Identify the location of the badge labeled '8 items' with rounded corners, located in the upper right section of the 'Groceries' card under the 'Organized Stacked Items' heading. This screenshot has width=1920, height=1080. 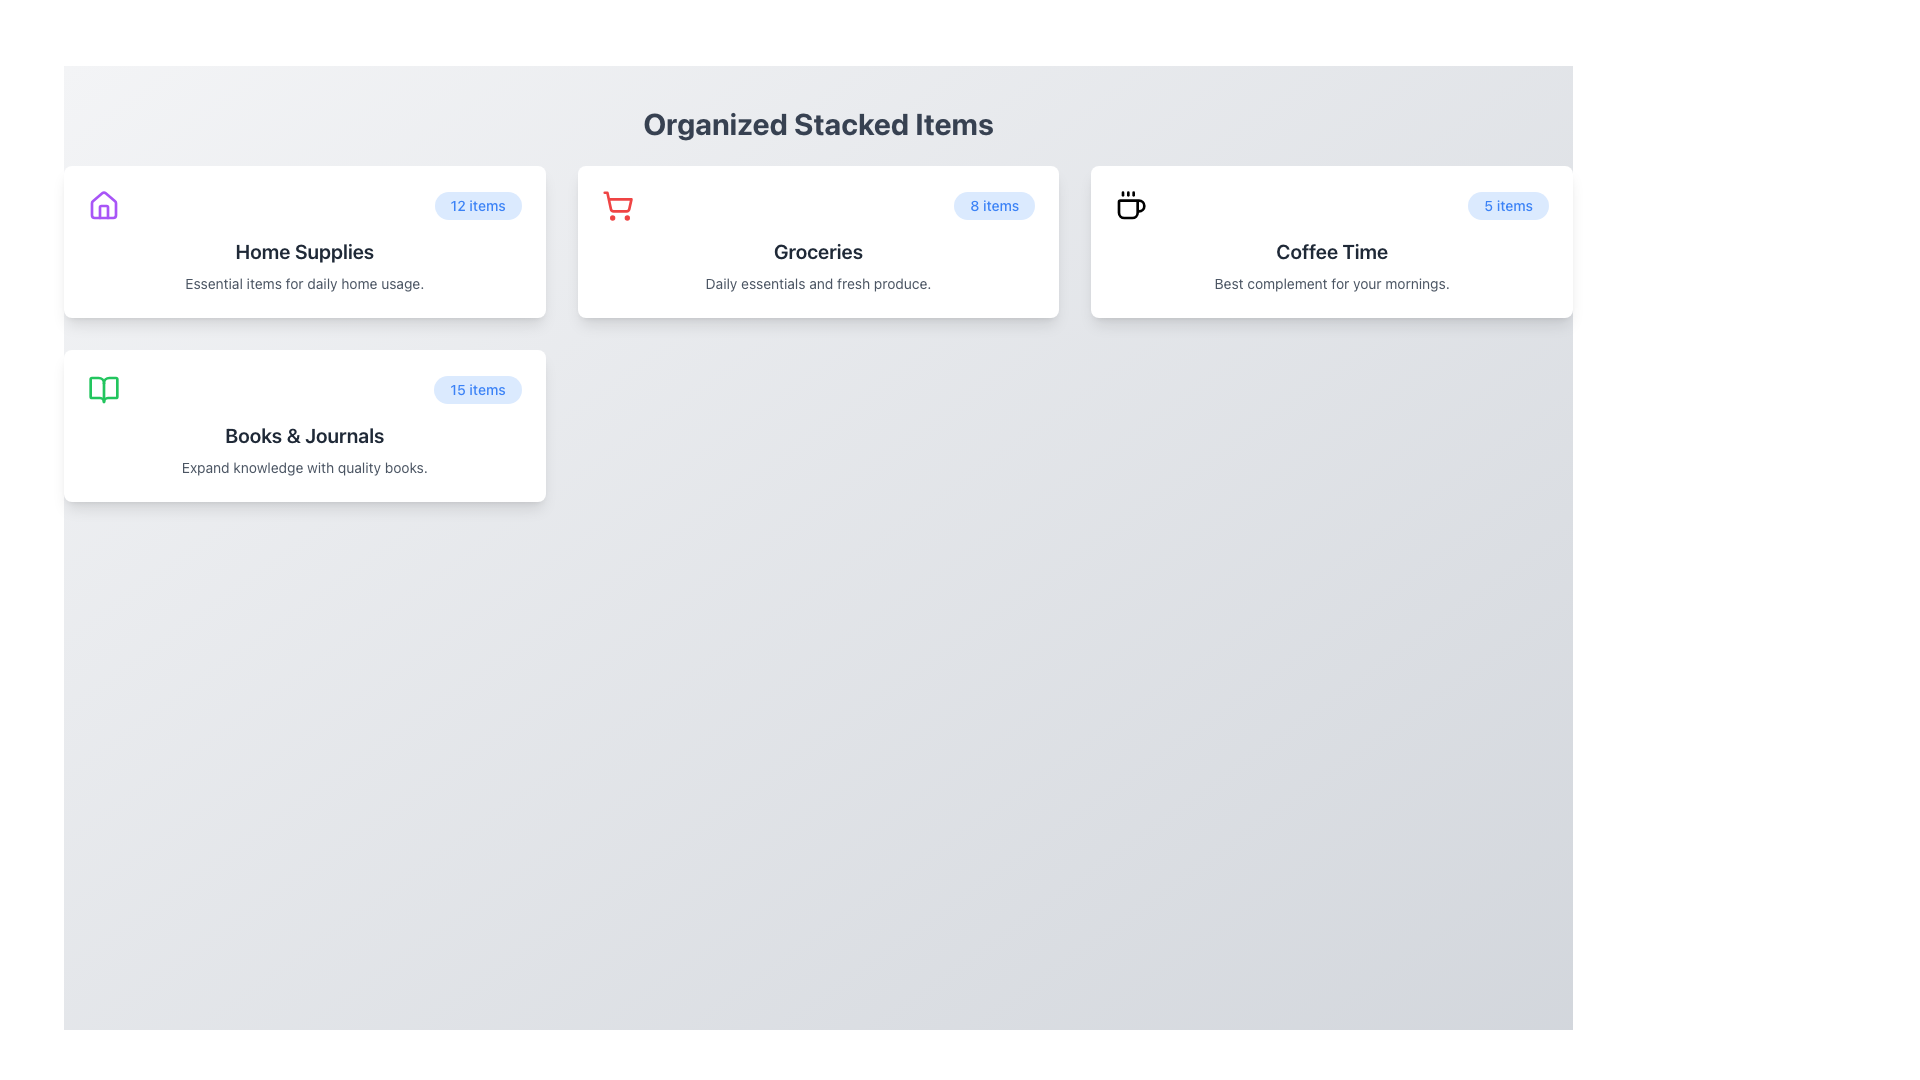
(994, 205).